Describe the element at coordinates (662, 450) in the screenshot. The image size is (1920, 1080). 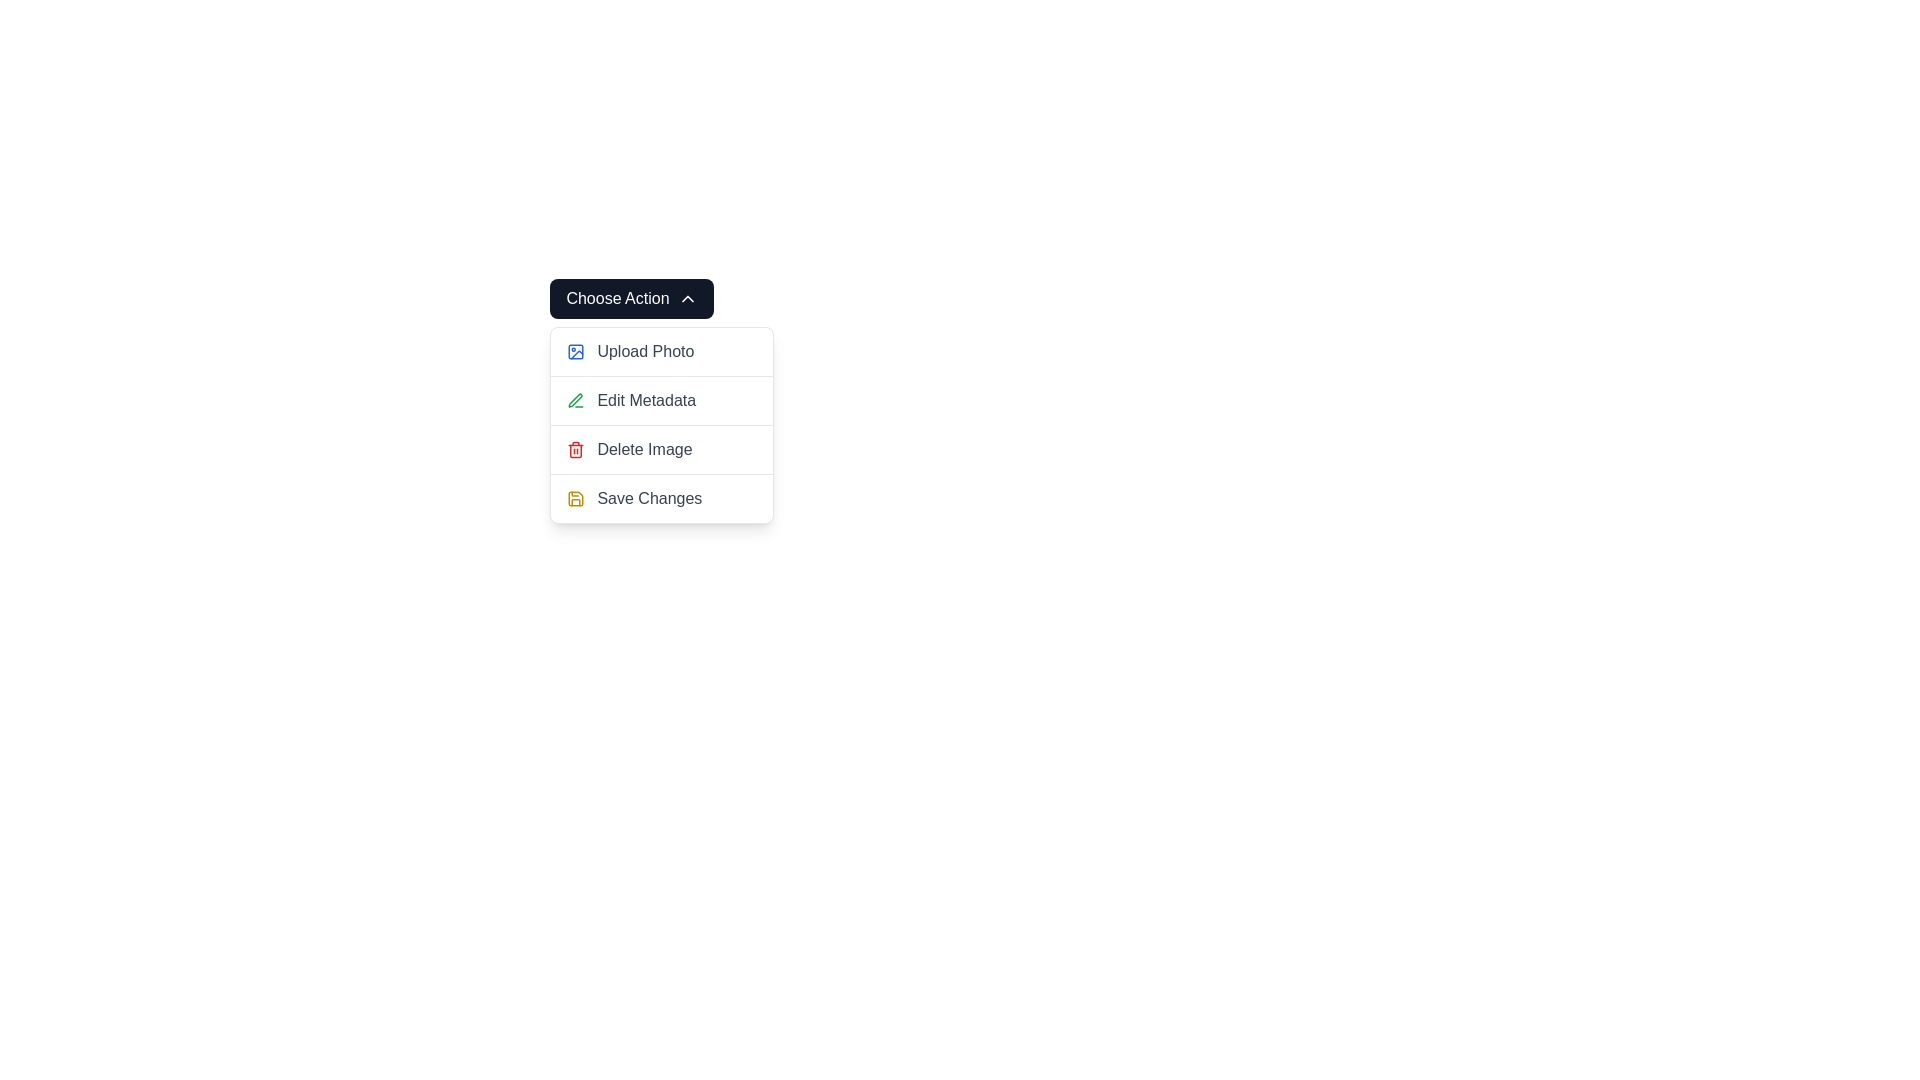
I see `the 'Delete Image' button with a trash bin icon` at that location.